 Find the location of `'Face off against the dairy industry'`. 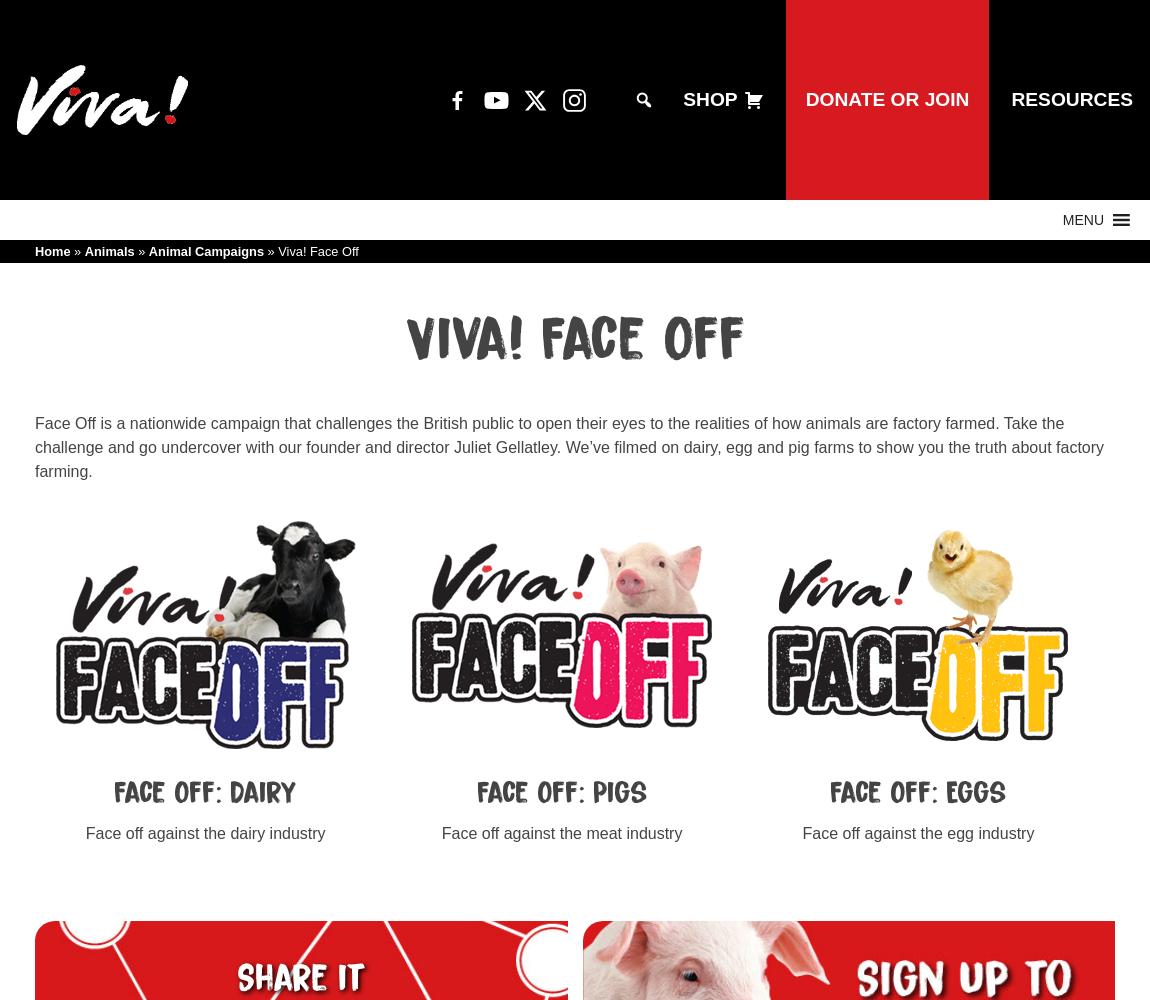

'Face off against the dairy industry' is located at coordinates (204, 832).